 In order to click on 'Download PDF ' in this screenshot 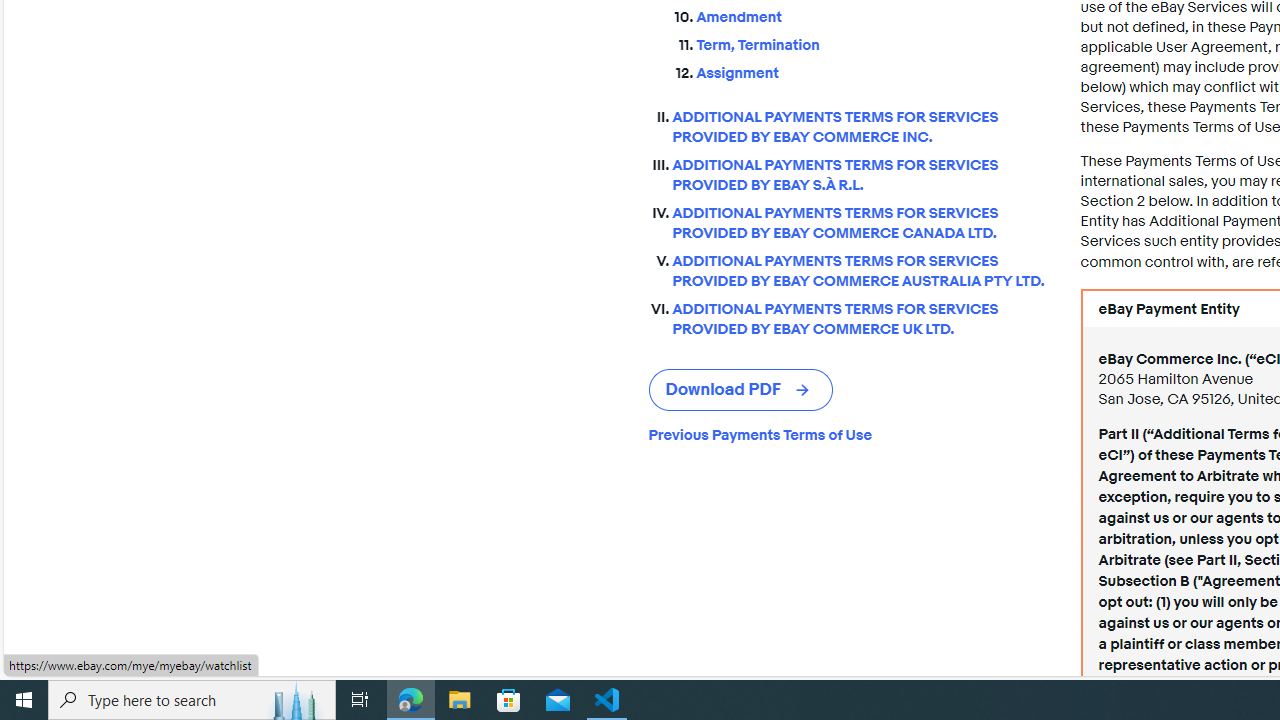, I will do `click(740, 390)`.